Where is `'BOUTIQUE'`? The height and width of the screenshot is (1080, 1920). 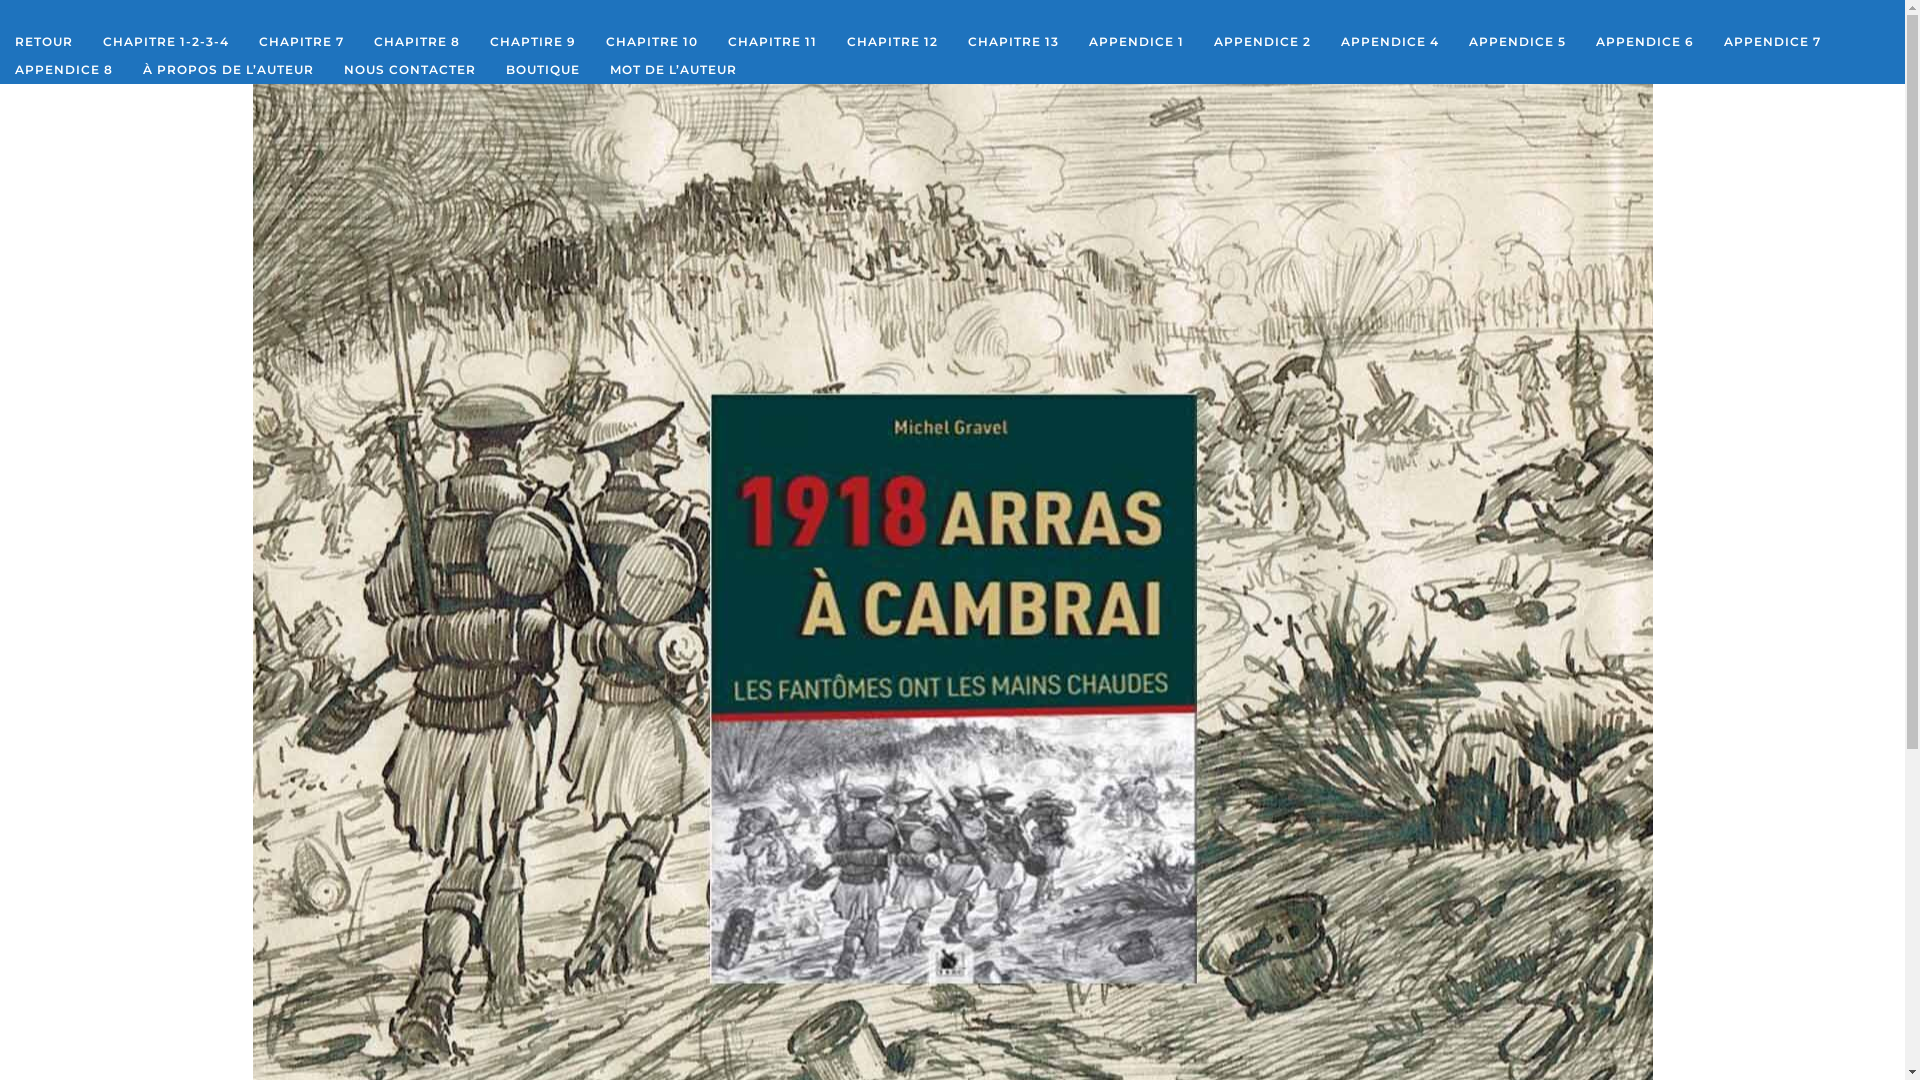
'BOUTIQUE' is located at coordinates (542, 68).